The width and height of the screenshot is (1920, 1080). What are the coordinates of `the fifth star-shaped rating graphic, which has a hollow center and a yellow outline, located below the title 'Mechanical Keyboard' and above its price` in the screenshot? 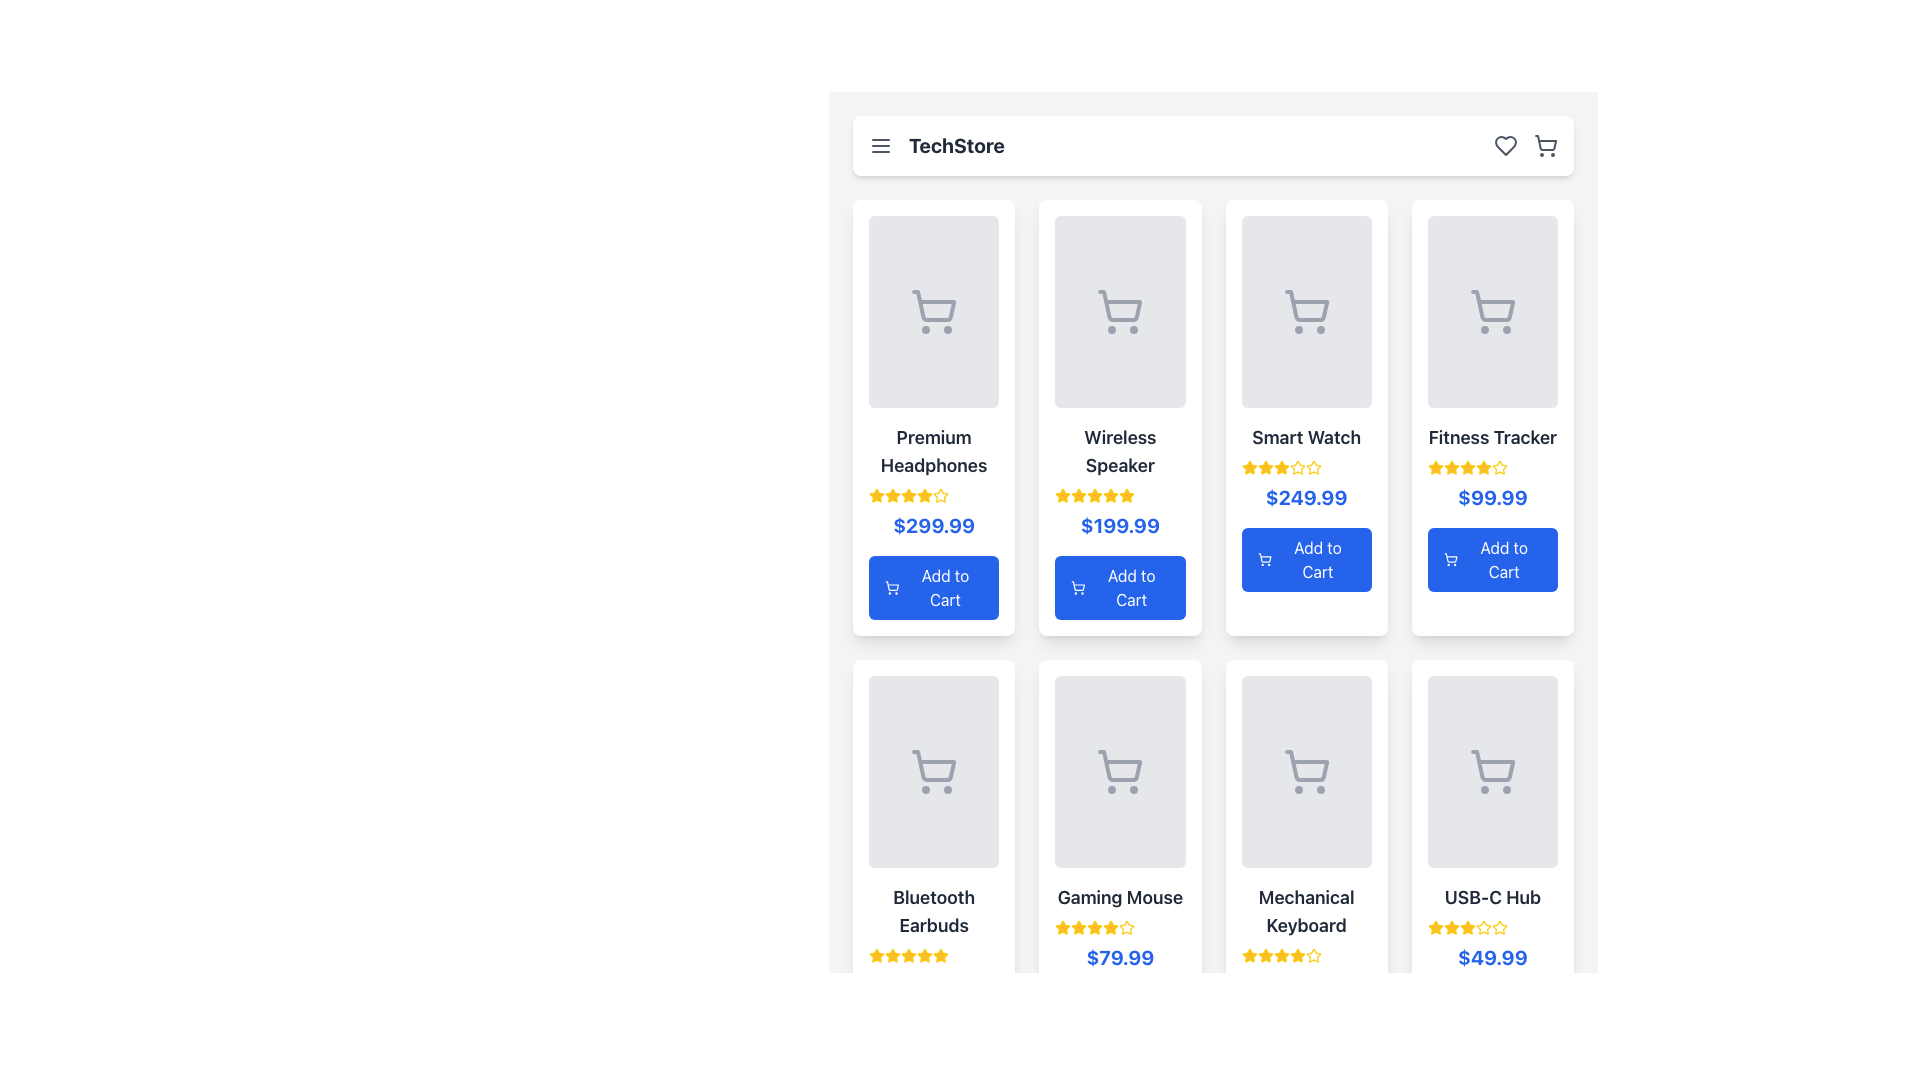 It's located at (1313, 955).